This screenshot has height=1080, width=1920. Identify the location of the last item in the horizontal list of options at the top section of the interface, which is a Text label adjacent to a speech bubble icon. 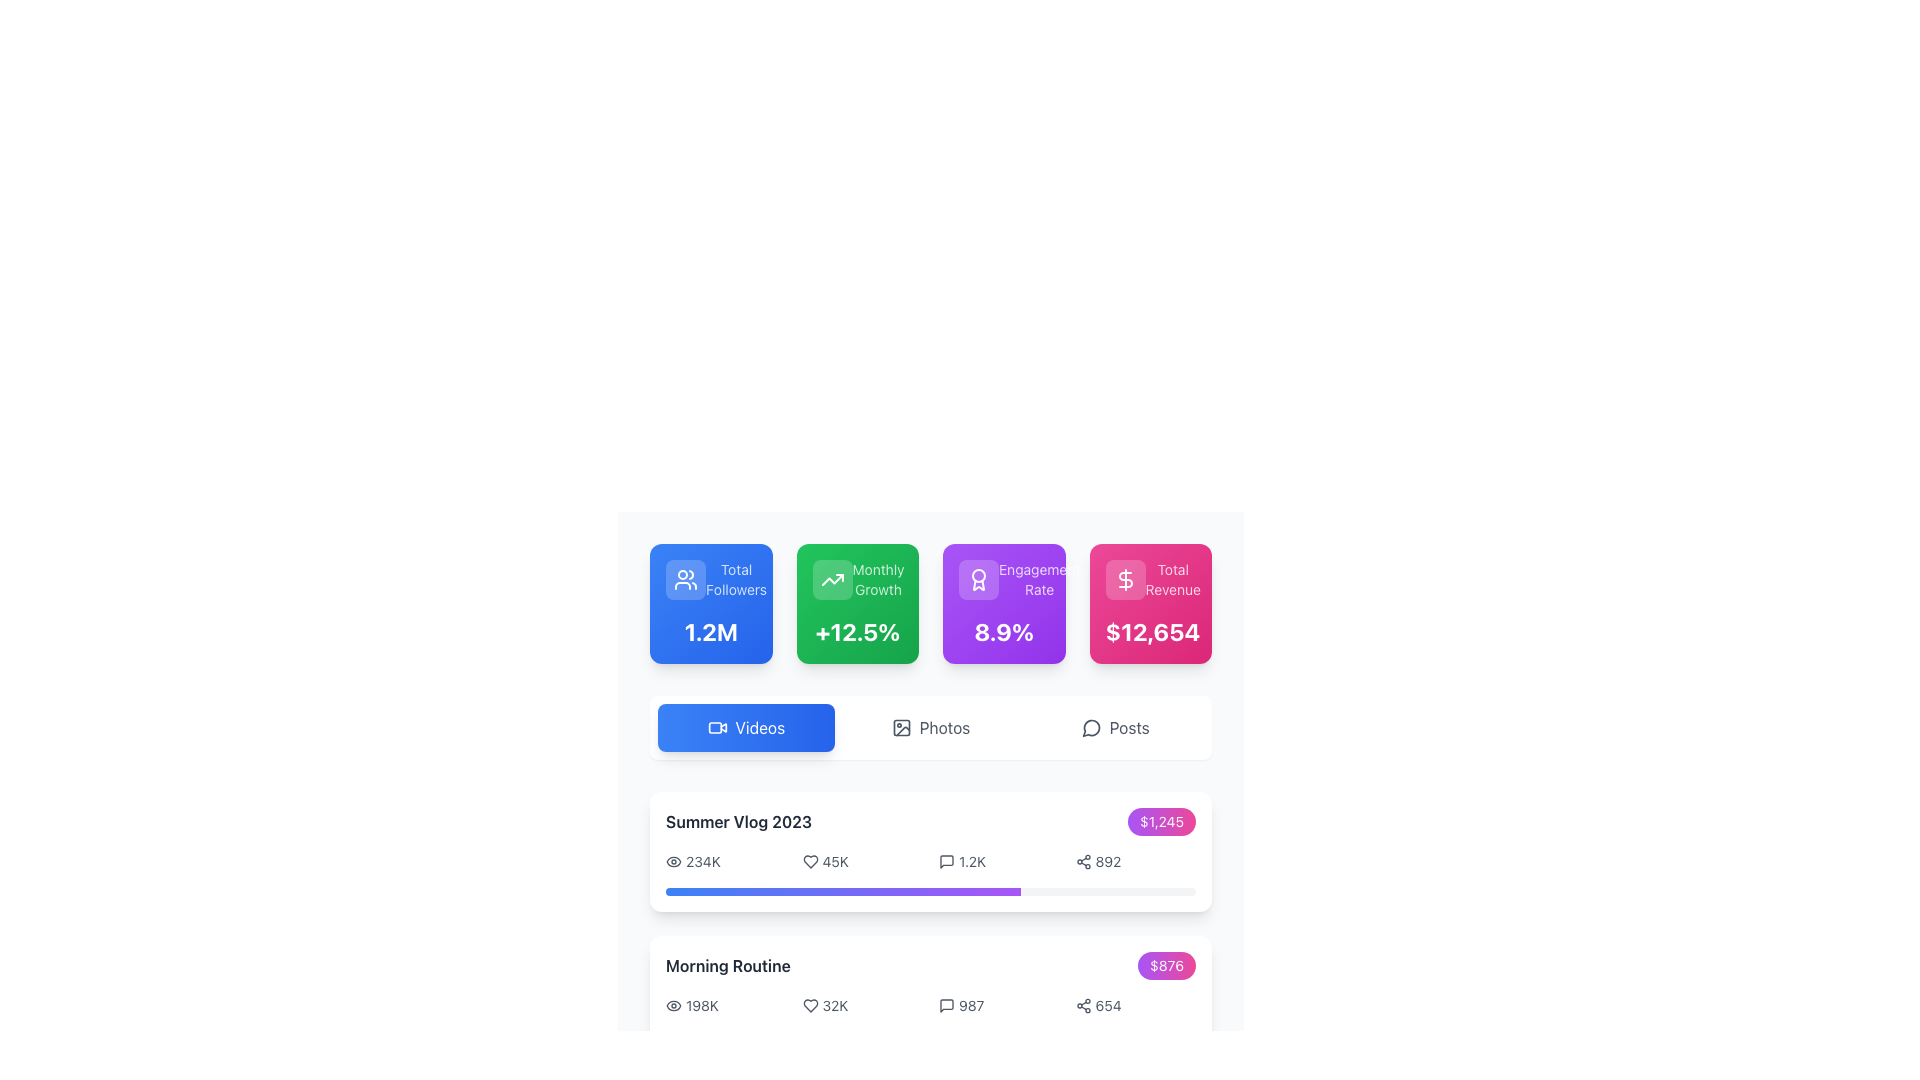
(1129, 728).